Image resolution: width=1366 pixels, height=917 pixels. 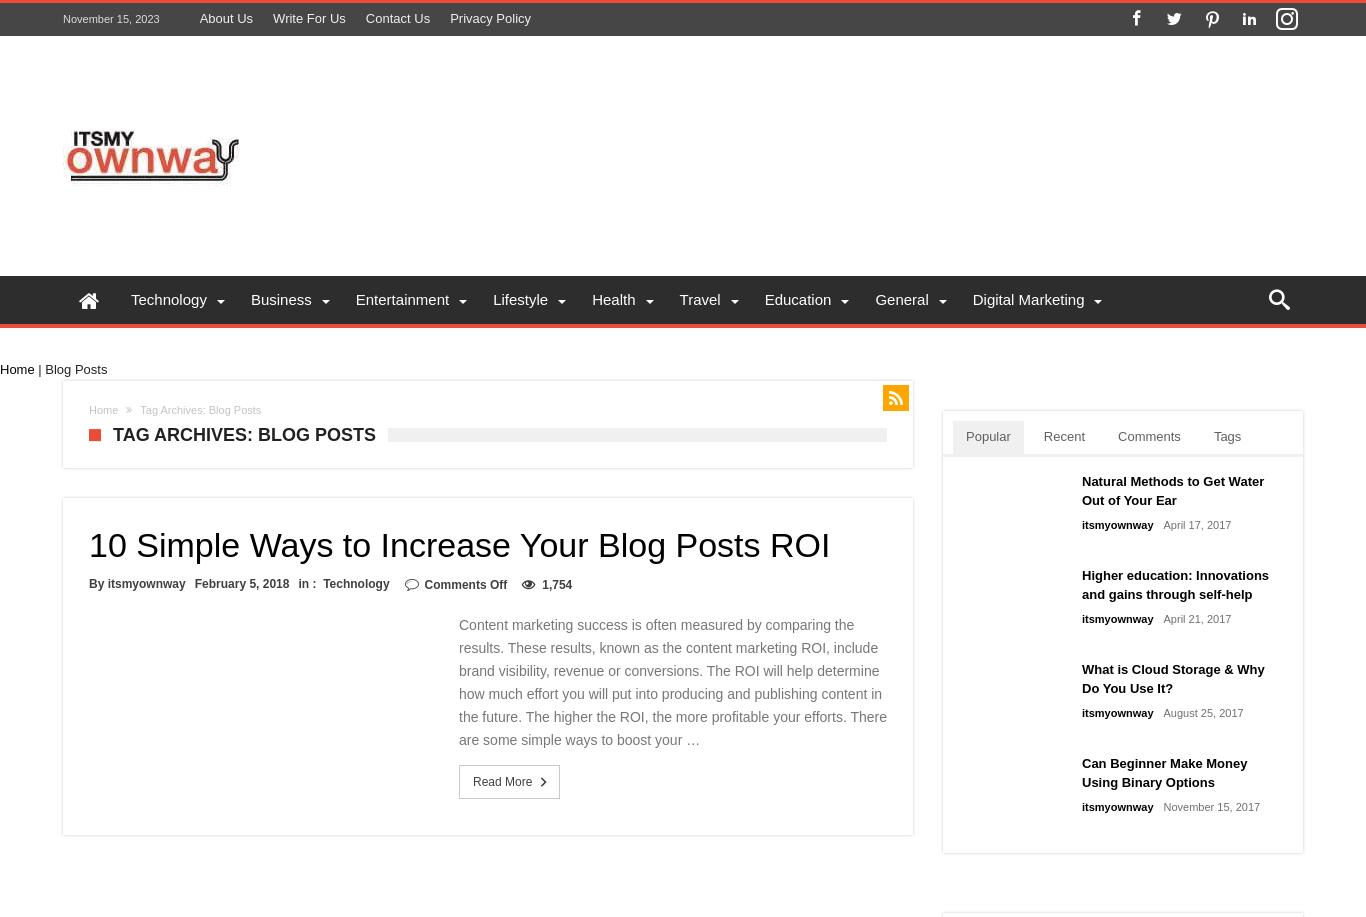 What do you see at coordinates (62, 18) in the screenshot?
I see `'November 15, 2023'` at bounding box center [62, 18].